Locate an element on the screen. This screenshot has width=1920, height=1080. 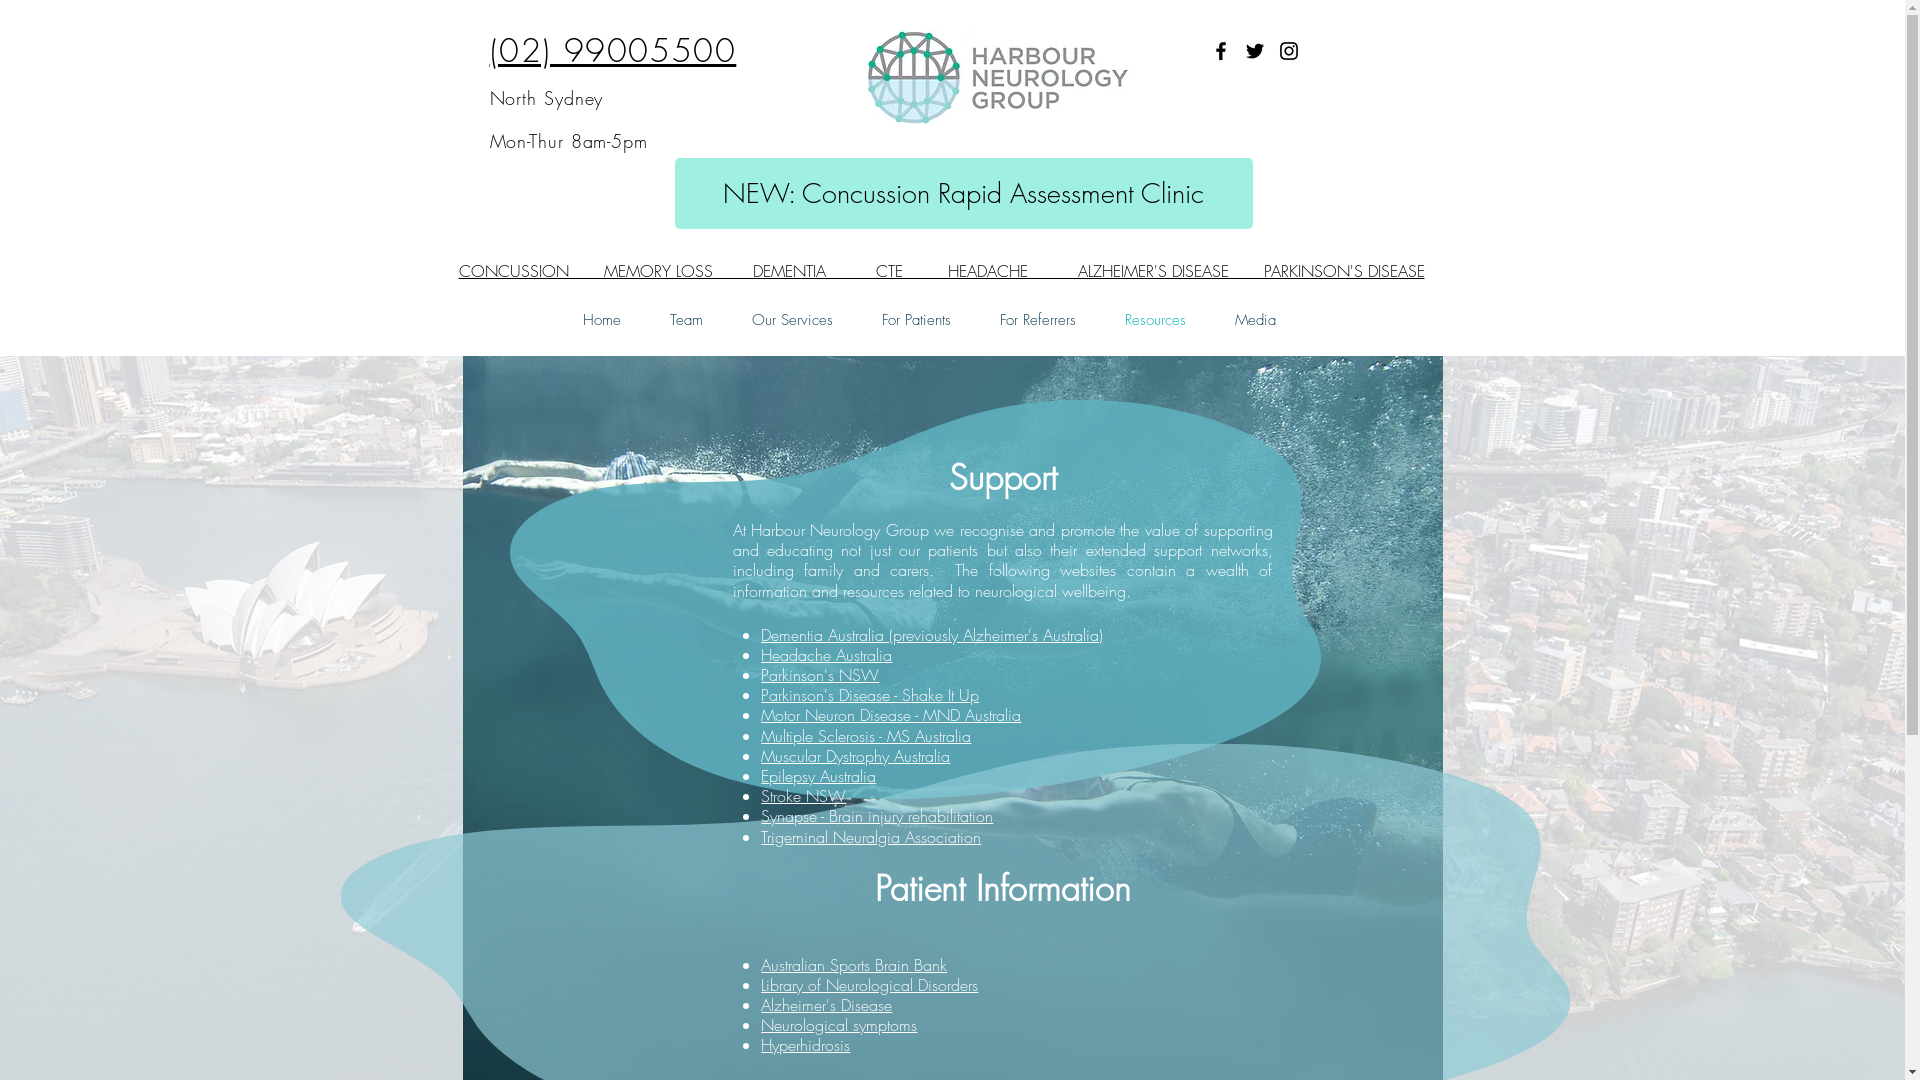
'Home' is located at coordinates (600, 319).